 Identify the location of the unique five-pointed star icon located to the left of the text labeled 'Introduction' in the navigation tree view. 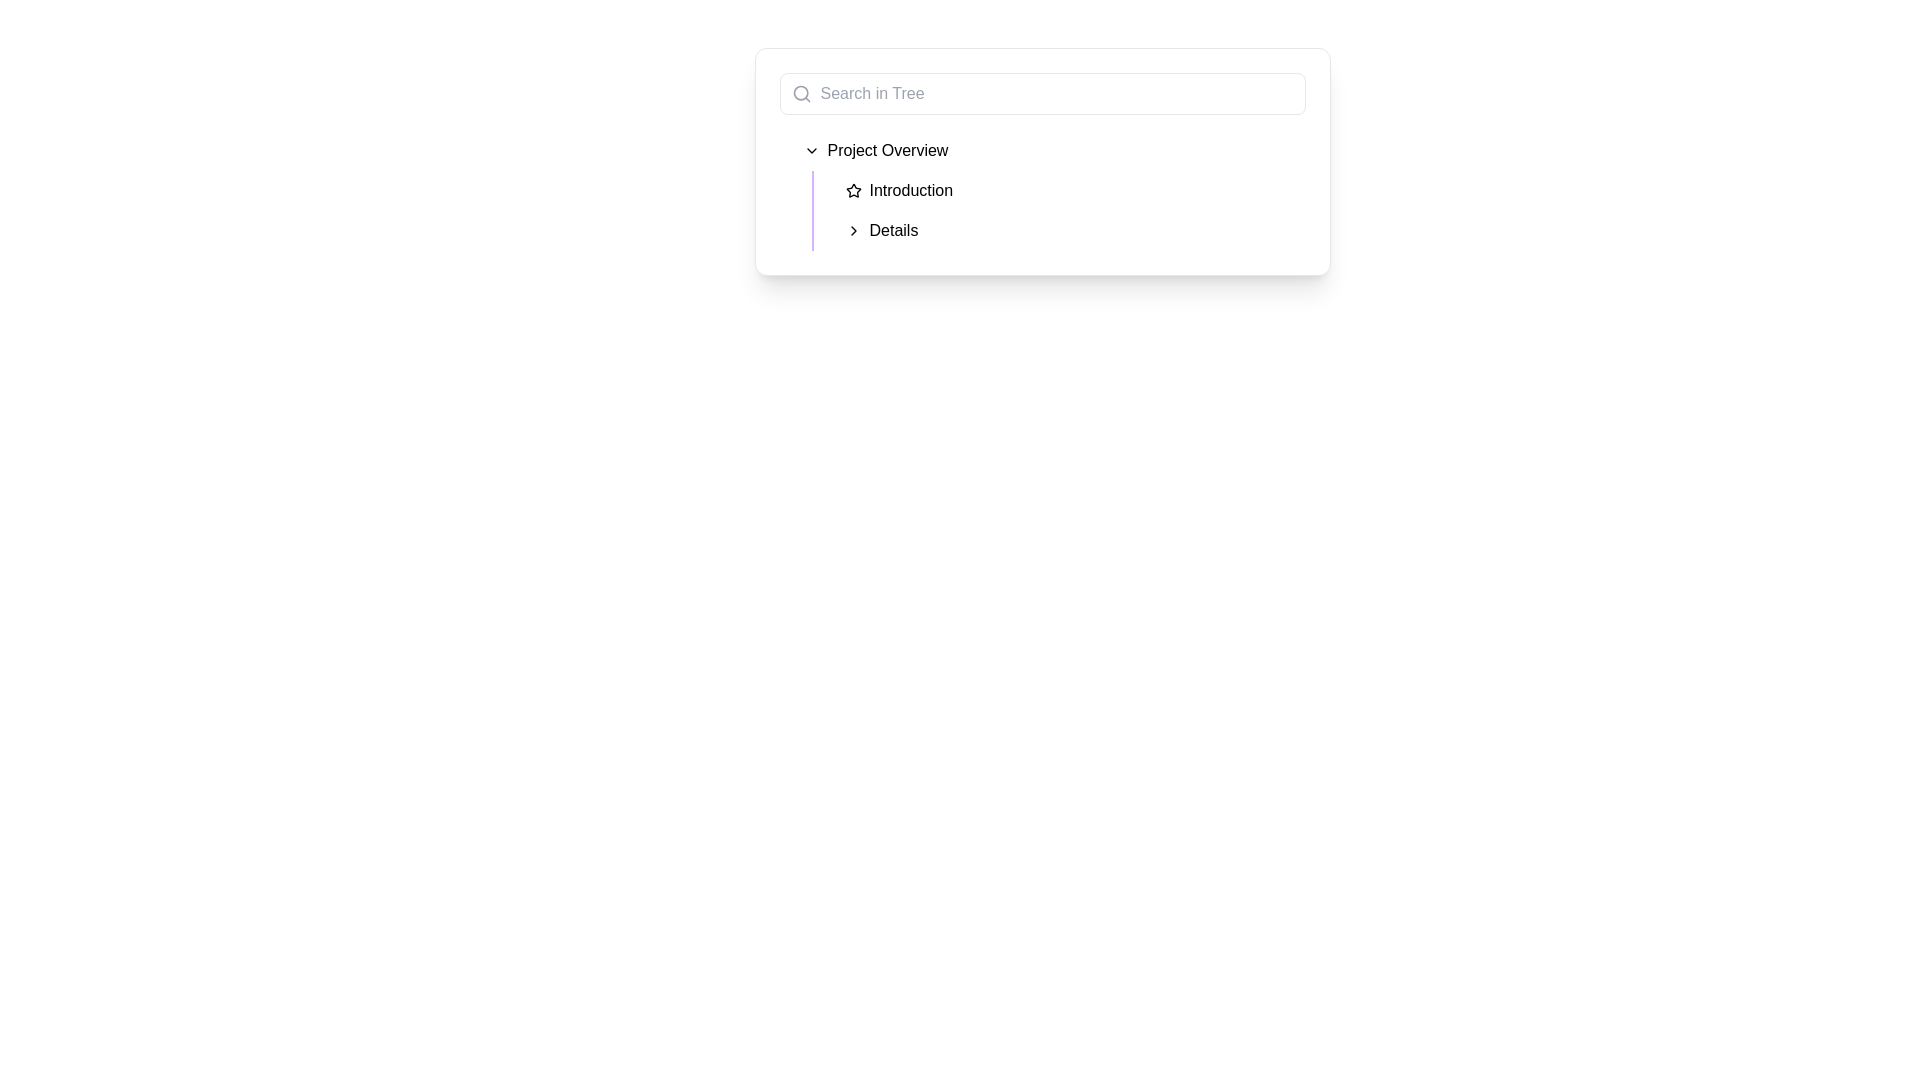
(853, 190).